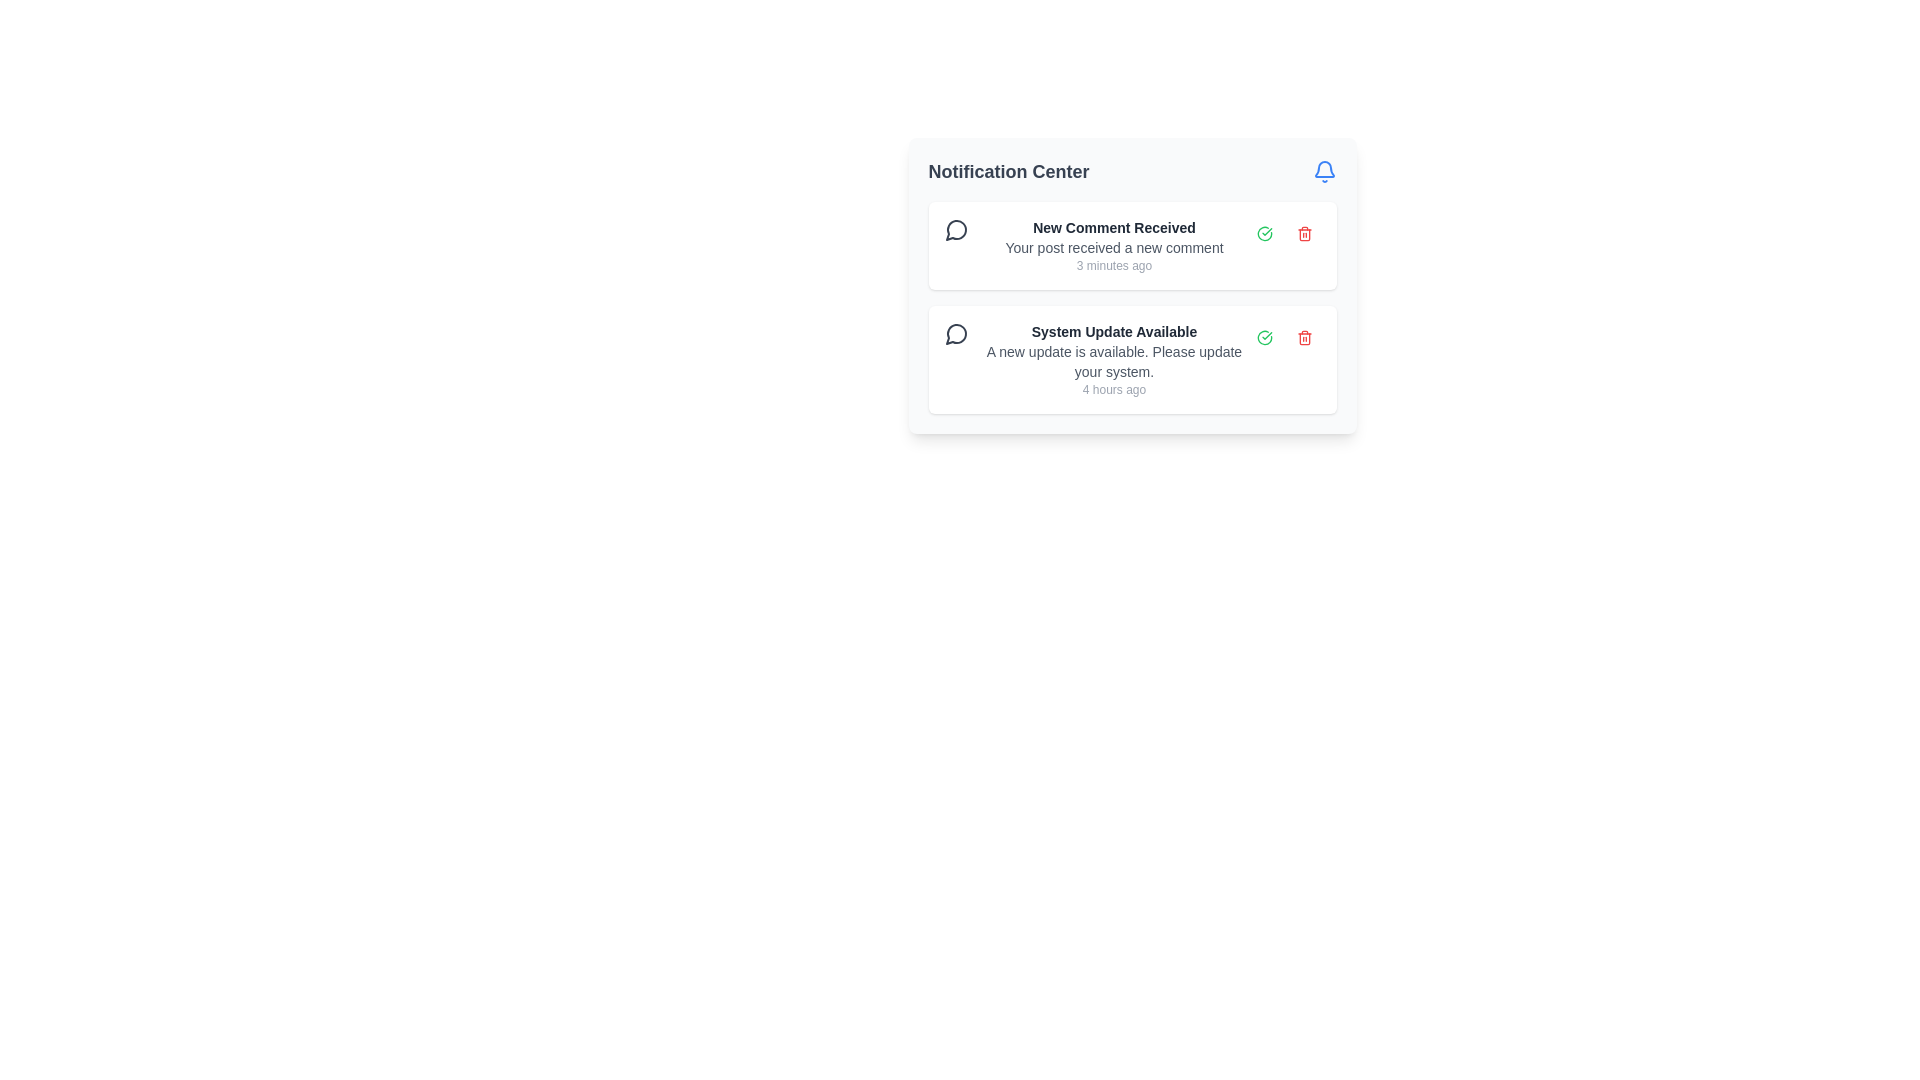 This screenshot has height=1080, width=1920. What do you see at coordinates (1132, 308) in the screenshot?
I see `the second notification box in the 'Notification Center' section` at bounding box center [1132, 308].